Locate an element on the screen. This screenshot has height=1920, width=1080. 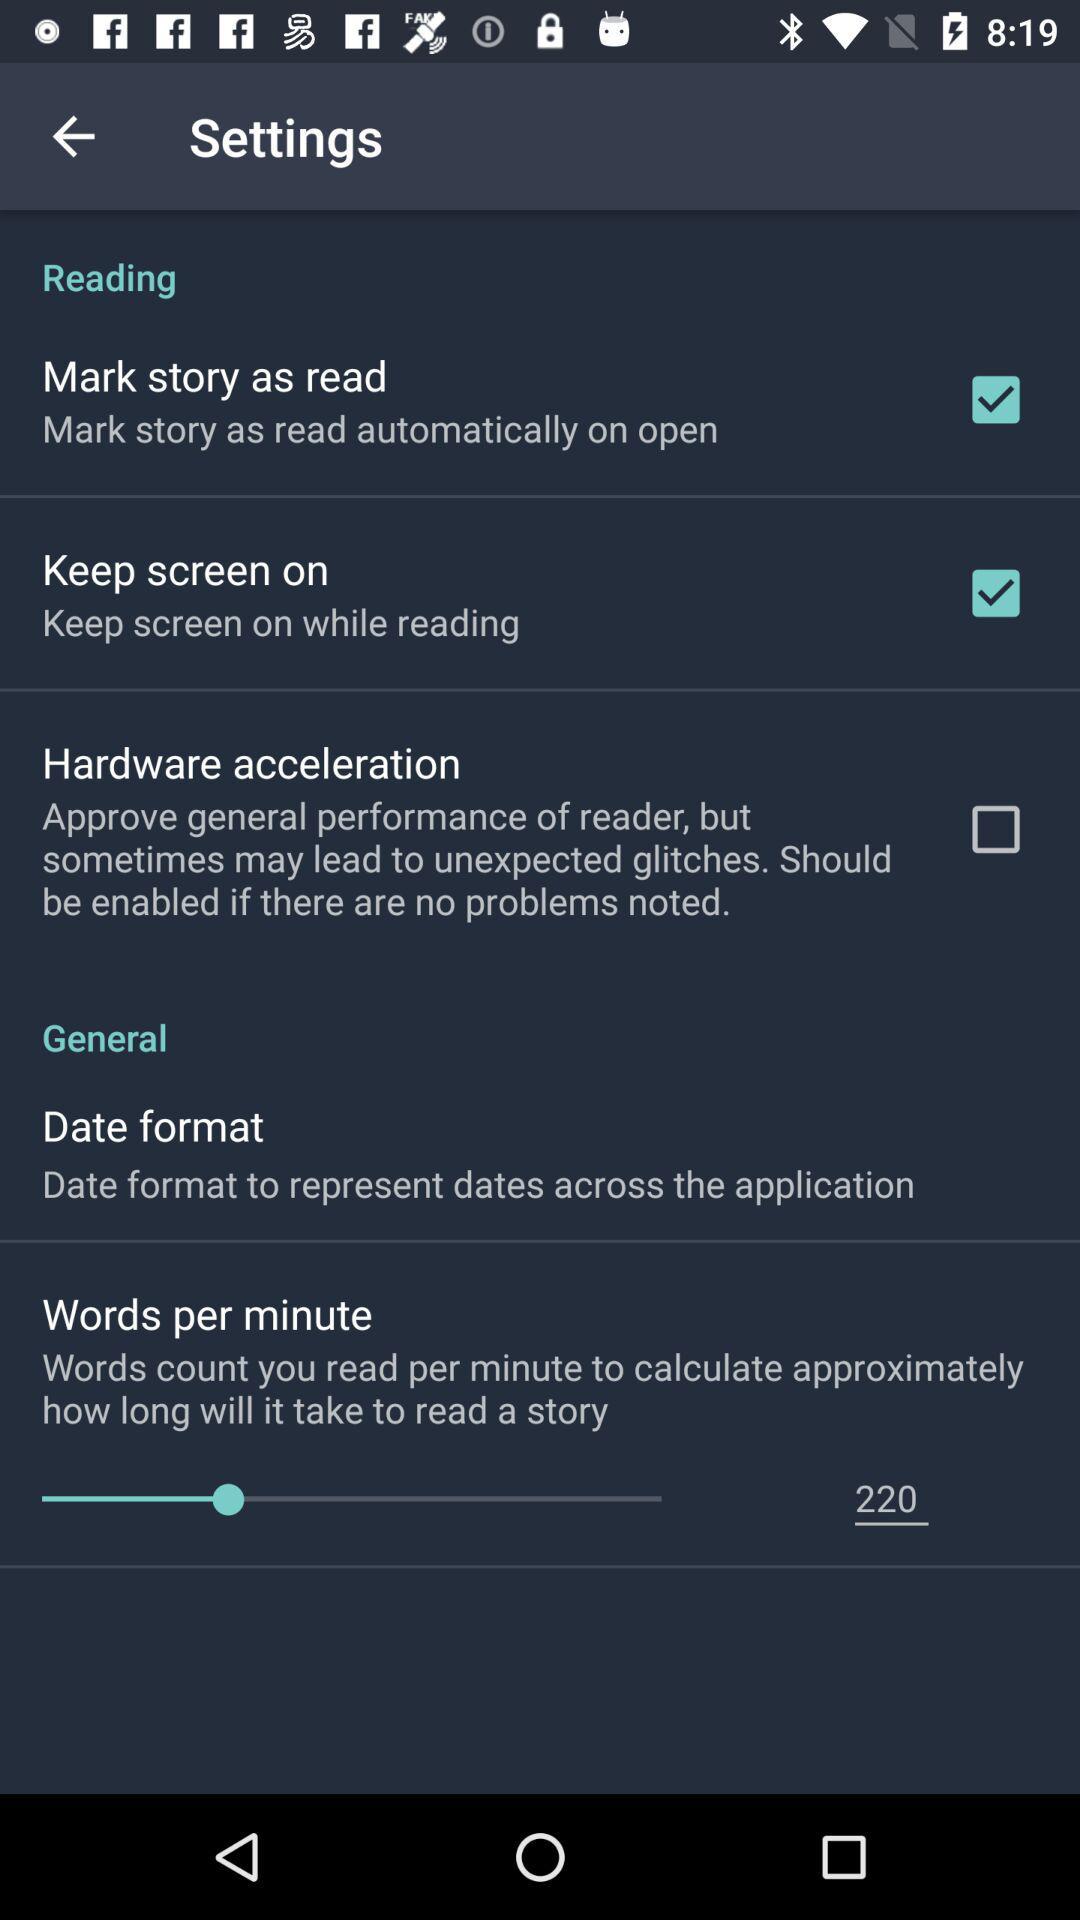
icon to the left of the 220 icon is located at coordinates (350, 1499).